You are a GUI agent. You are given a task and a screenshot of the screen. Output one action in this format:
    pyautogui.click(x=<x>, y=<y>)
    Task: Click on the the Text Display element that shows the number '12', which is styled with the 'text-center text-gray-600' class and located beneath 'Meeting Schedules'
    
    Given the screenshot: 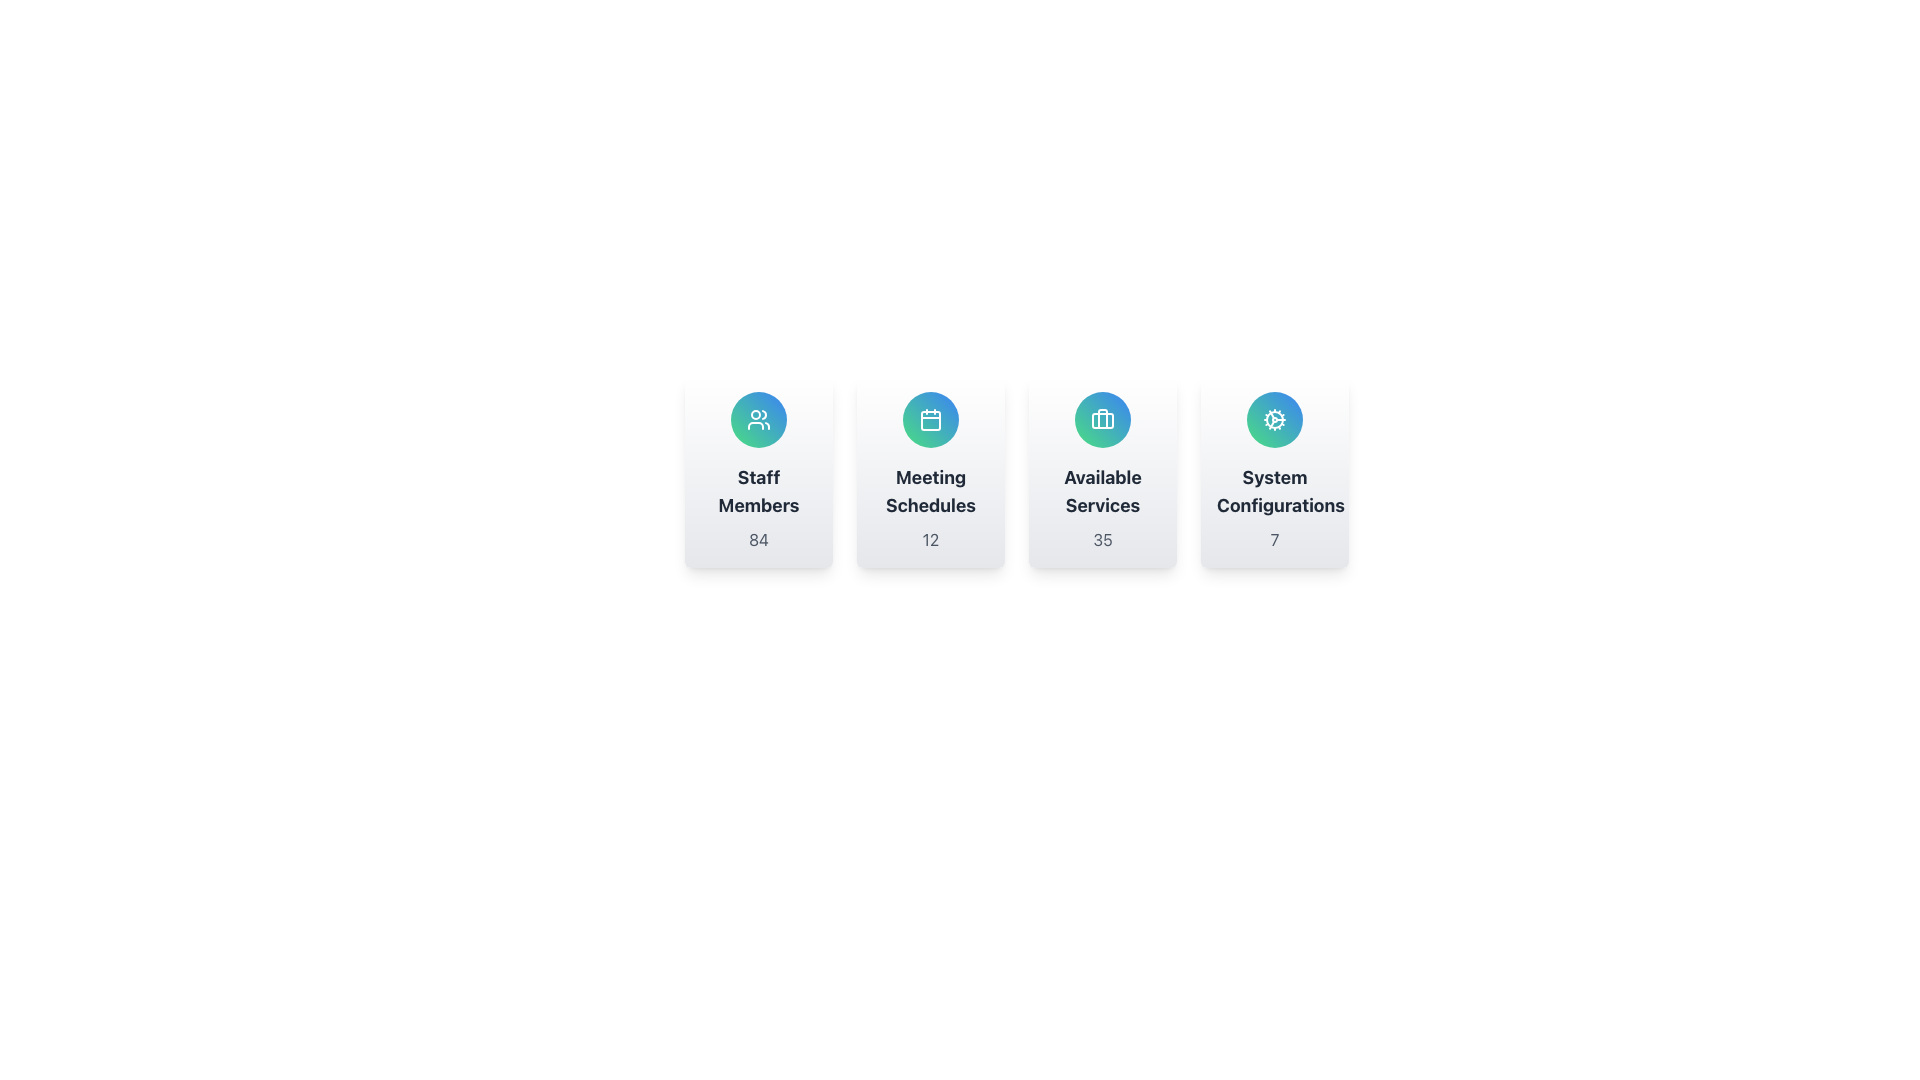 What is the action you would take?
    pyautogui.click(x=930, y=540)
    